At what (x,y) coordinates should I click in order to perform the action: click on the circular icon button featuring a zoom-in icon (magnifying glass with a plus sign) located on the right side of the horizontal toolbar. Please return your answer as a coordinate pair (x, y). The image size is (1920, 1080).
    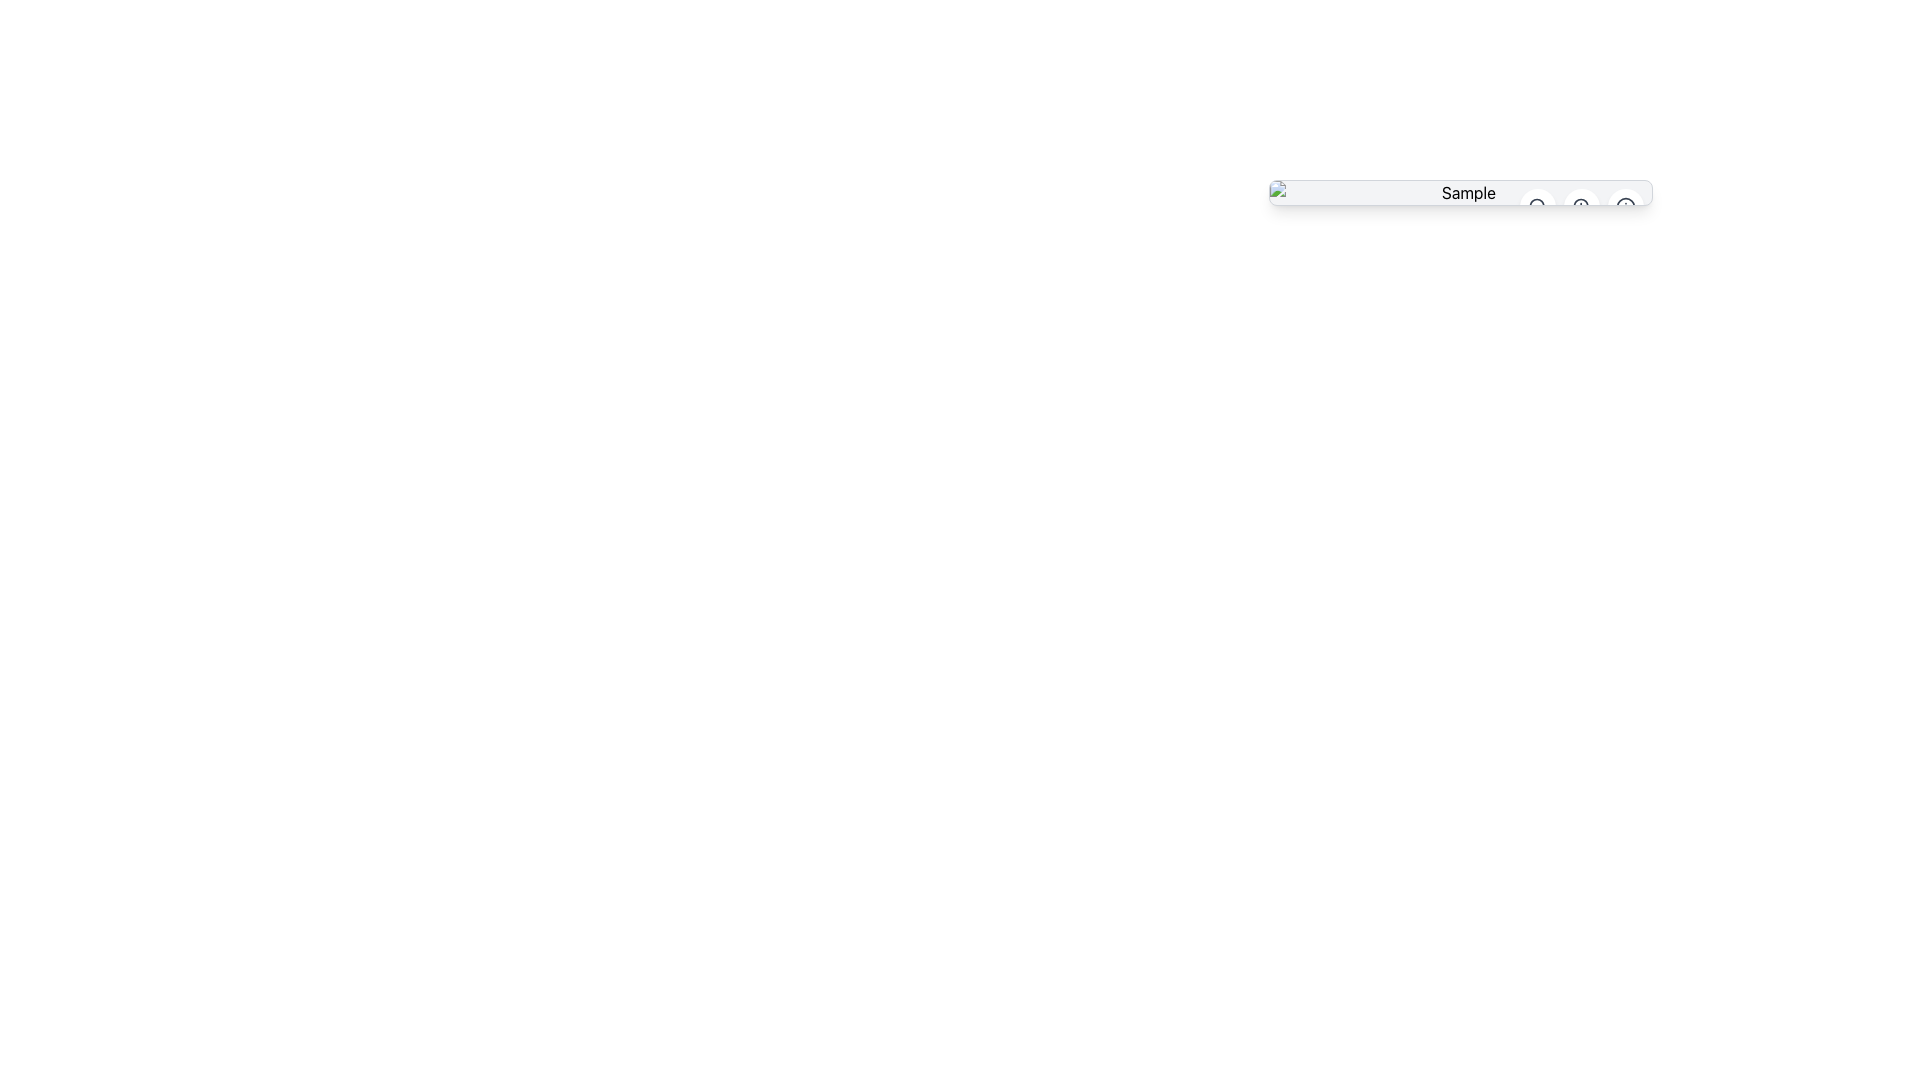
    Looking at the image, I should click on (1581, 207).